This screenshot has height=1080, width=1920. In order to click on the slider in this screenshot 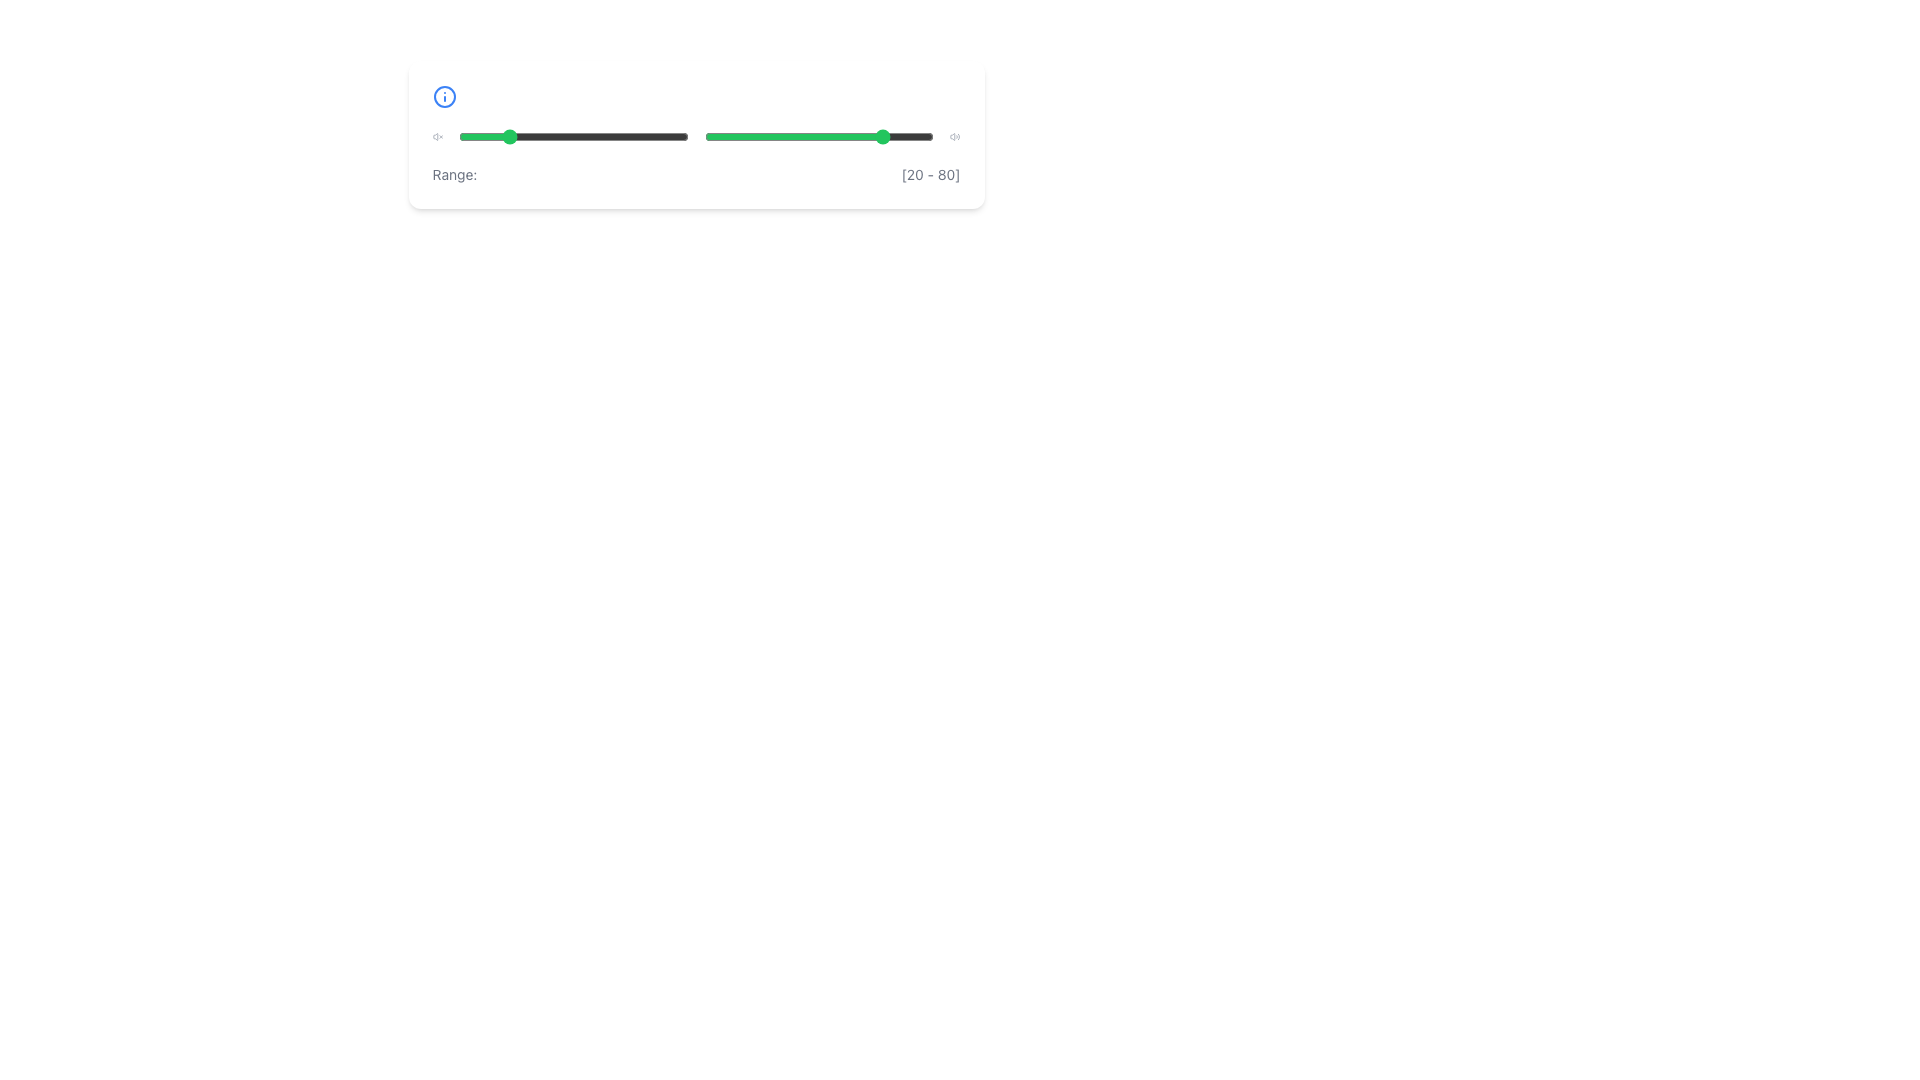, I will do `click(642, 136)`.